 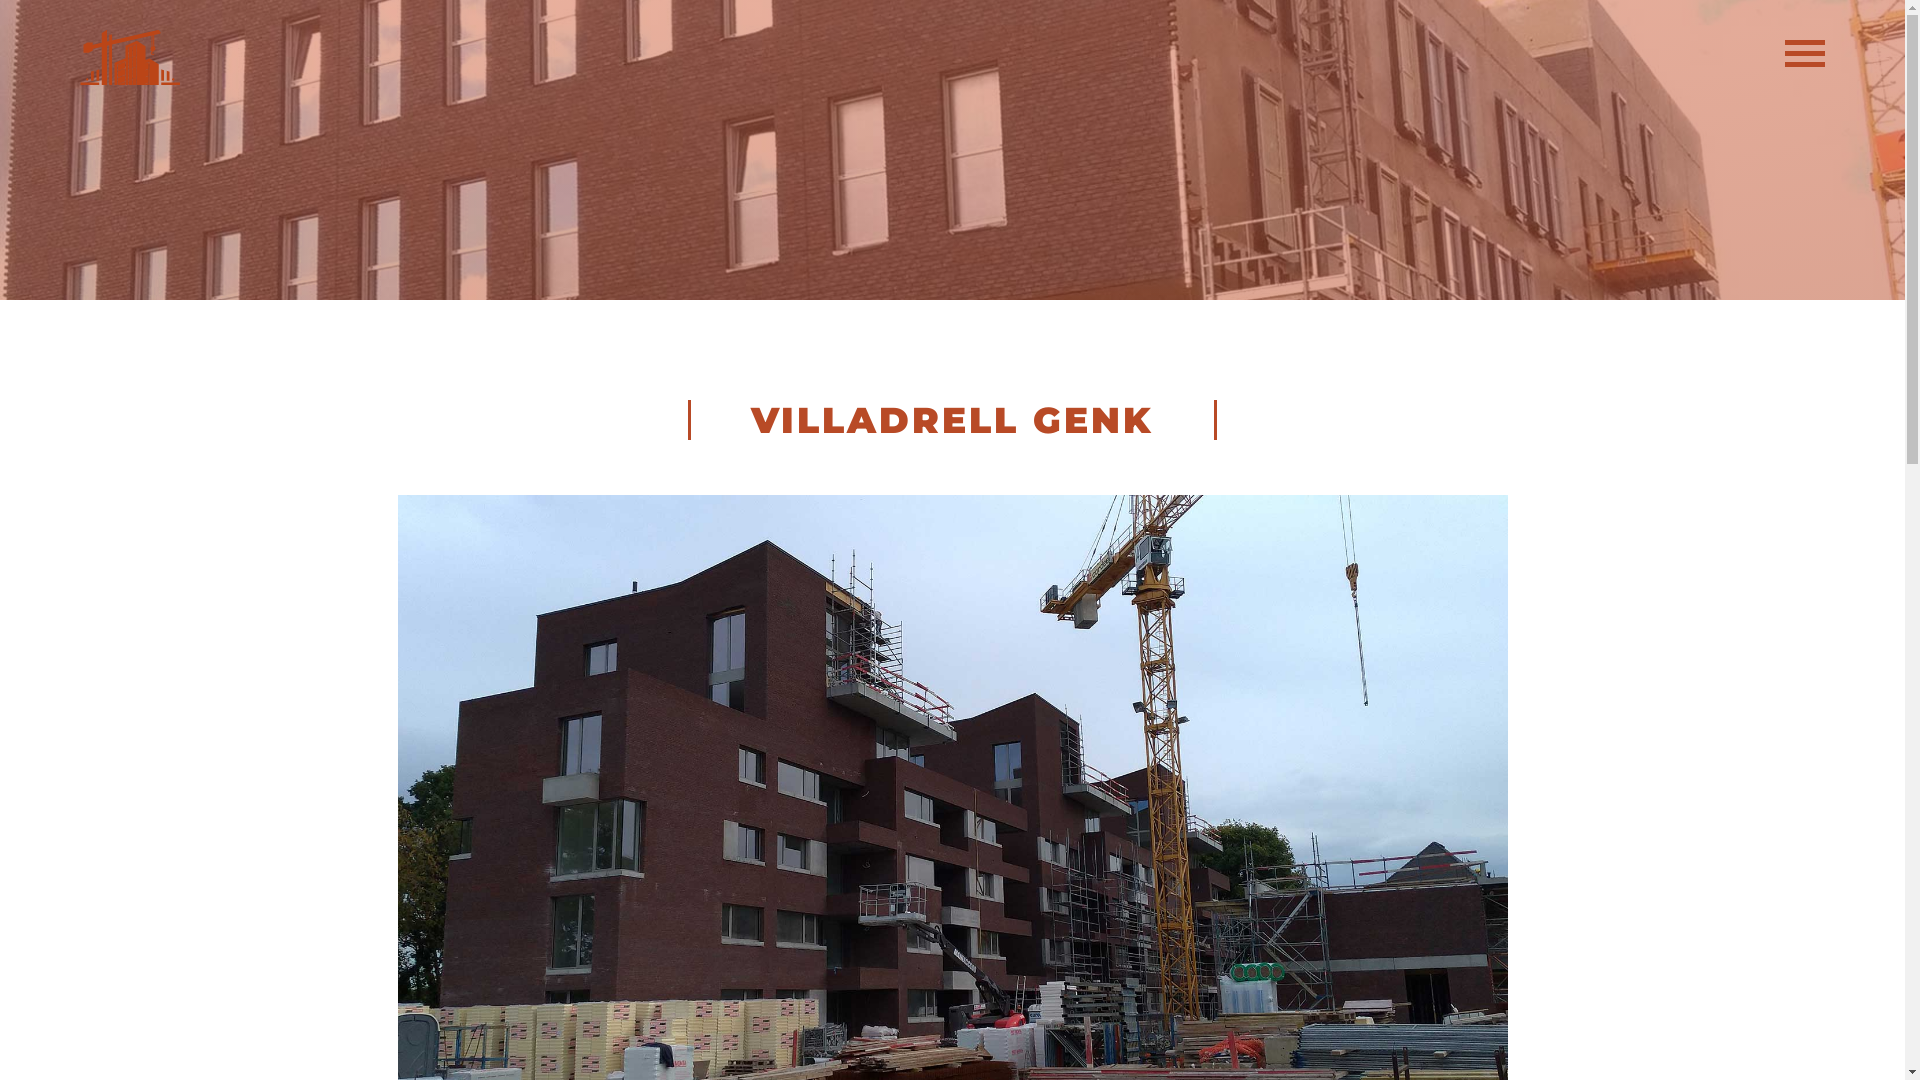 I want to click on 'hamburger menu', so click(x=1785, y=59).